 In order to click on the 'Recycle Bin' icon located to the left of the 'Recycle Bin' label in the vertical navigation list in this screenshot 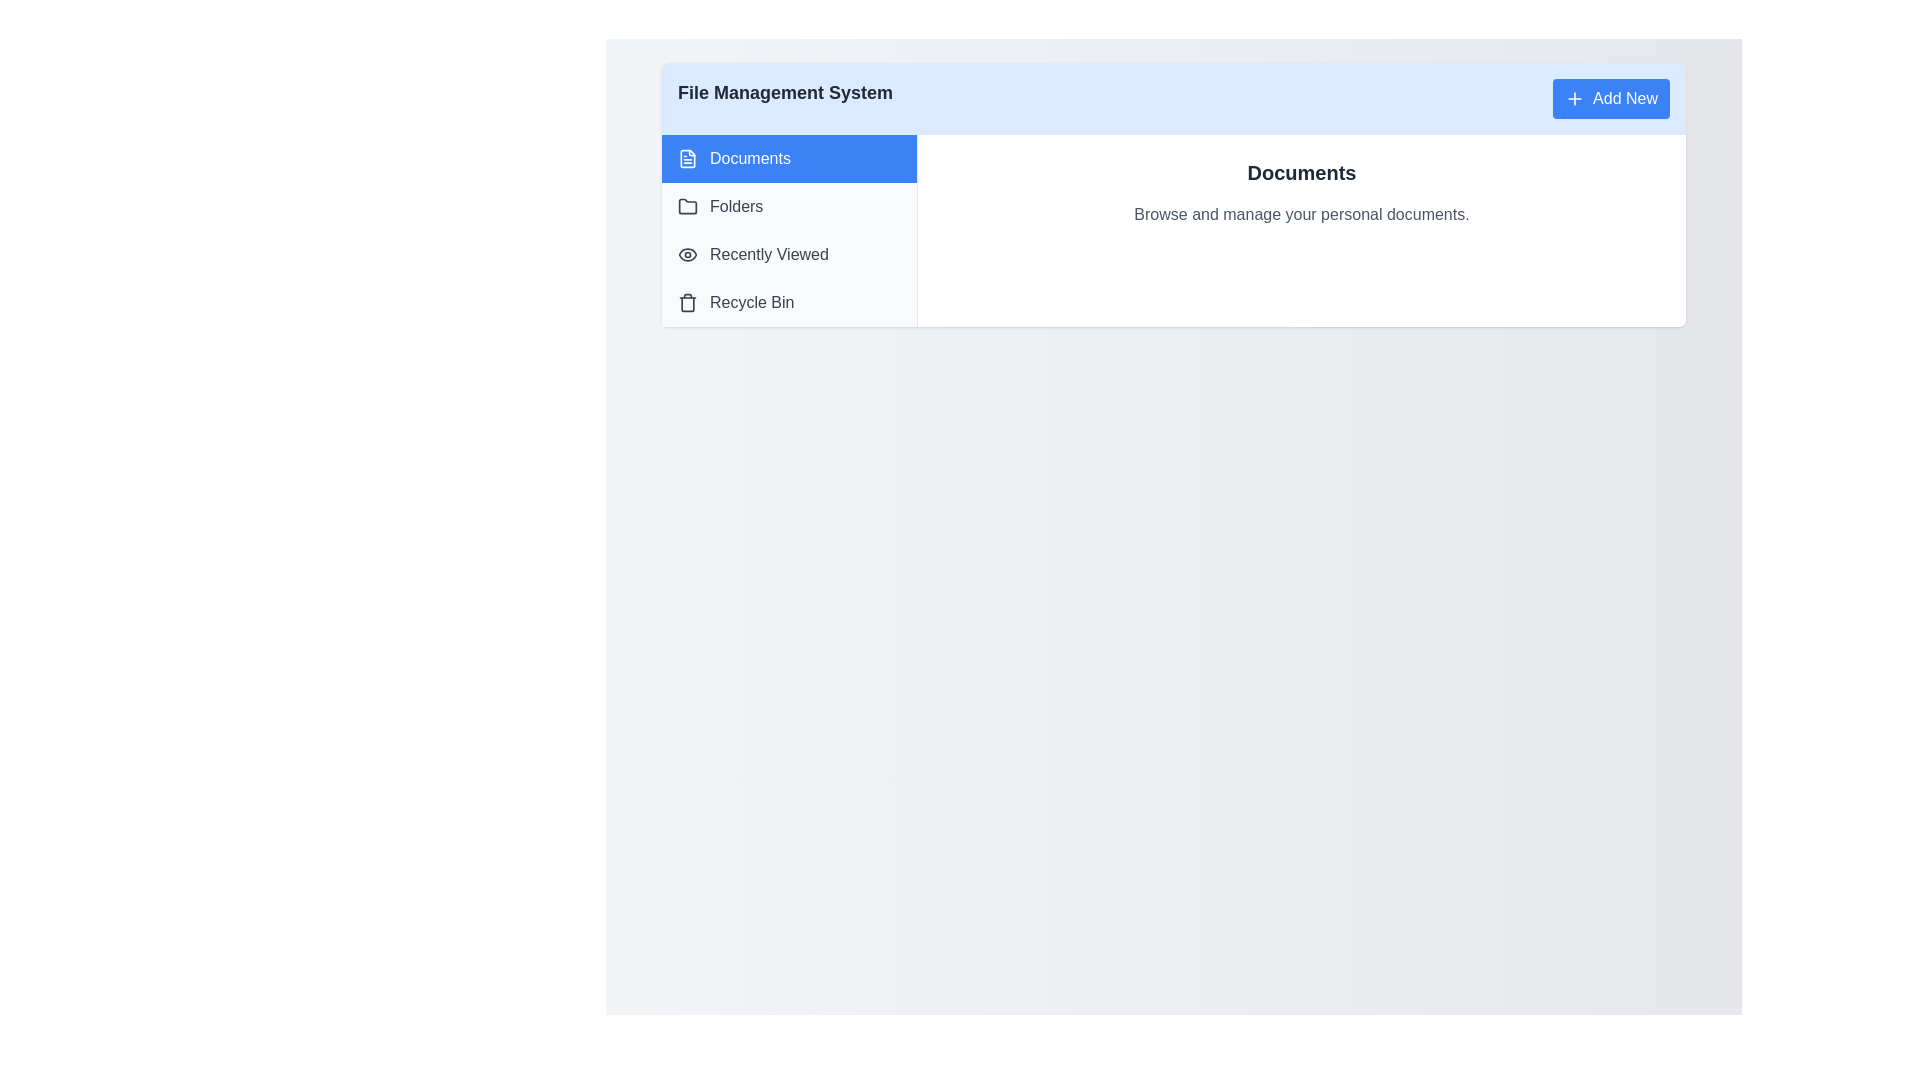, I will do `click(687, 303)`.